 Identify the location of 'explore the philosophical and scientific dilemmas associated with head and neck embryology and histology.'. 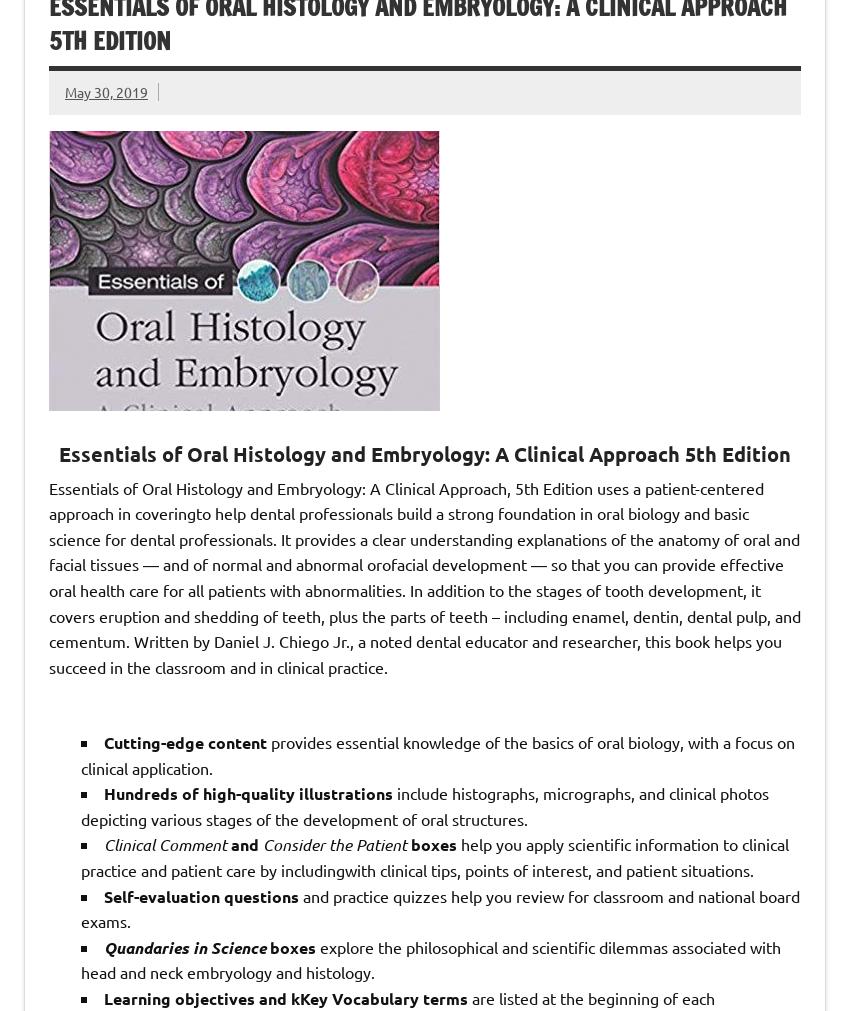
(430, 959).